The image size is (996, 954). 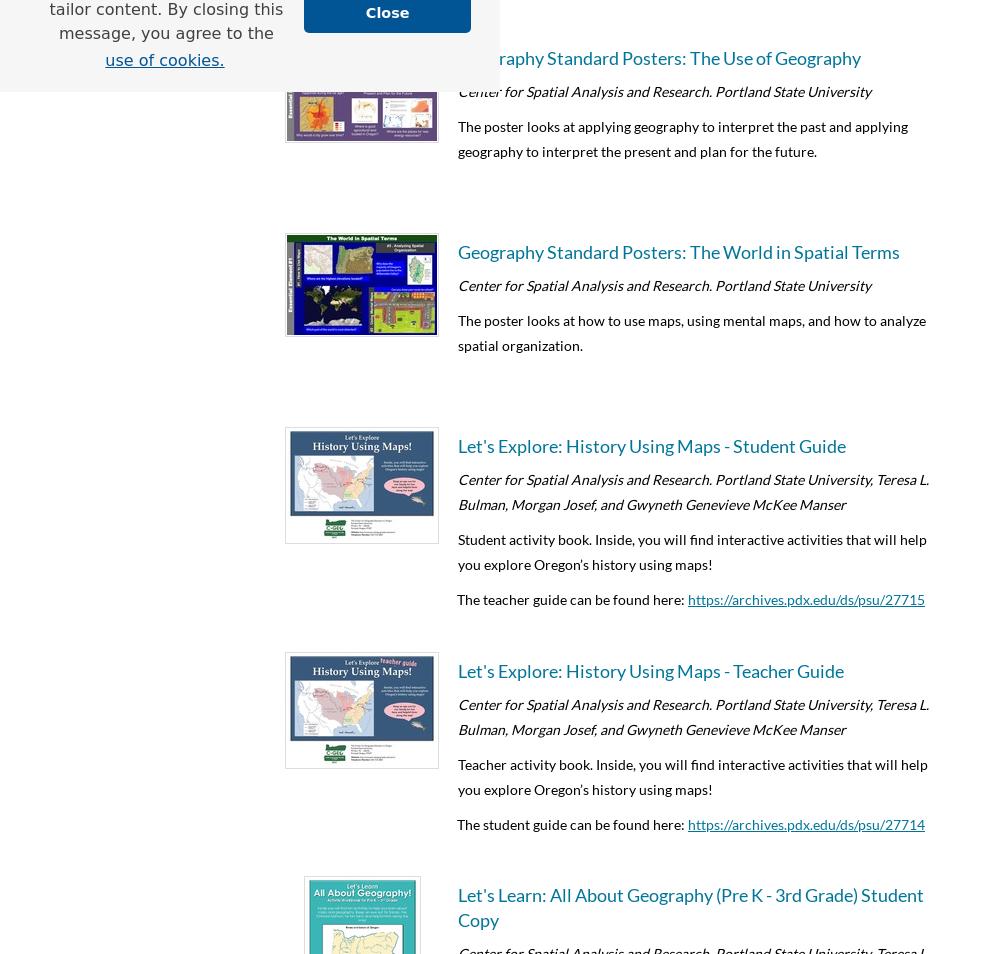 What do you see at coordinates (691, 907) in the screenshot?
I see `'Let's Learn: All About Geography (Pre K - 3rd Grade) Student Copy'` at bounding box center [691, 907].